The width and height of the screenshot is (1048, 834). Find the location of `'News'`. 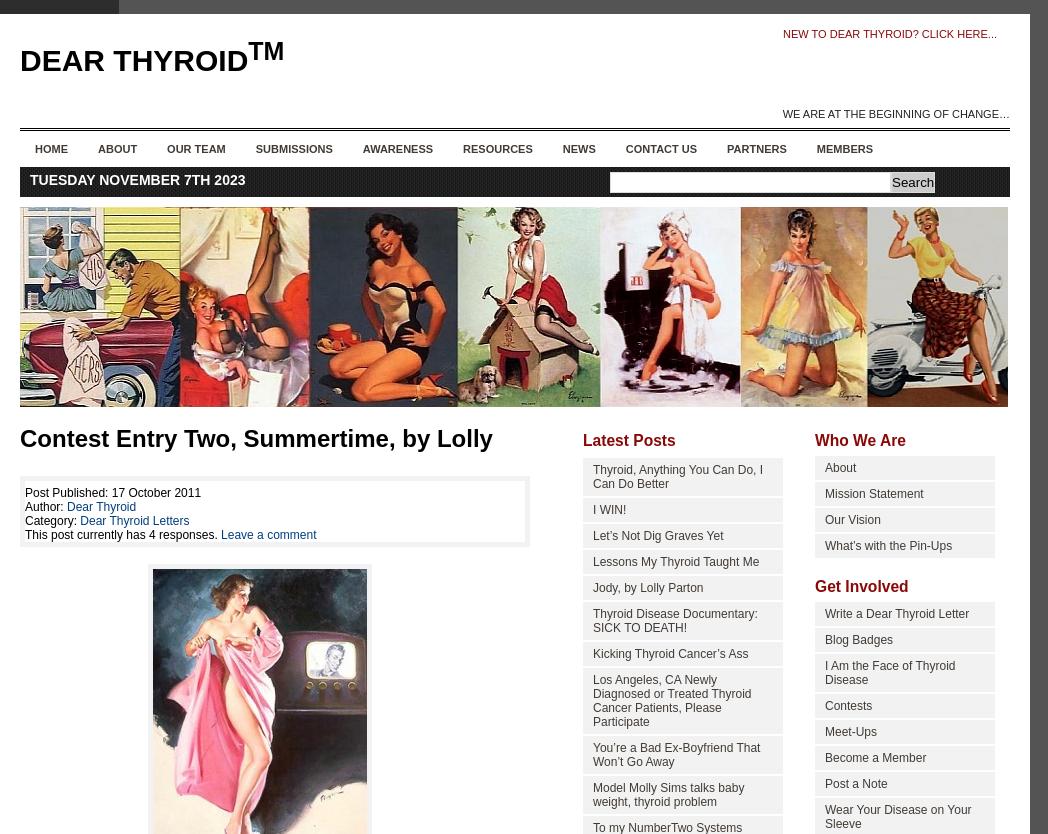

'News' is located at coordinates (578, 149).